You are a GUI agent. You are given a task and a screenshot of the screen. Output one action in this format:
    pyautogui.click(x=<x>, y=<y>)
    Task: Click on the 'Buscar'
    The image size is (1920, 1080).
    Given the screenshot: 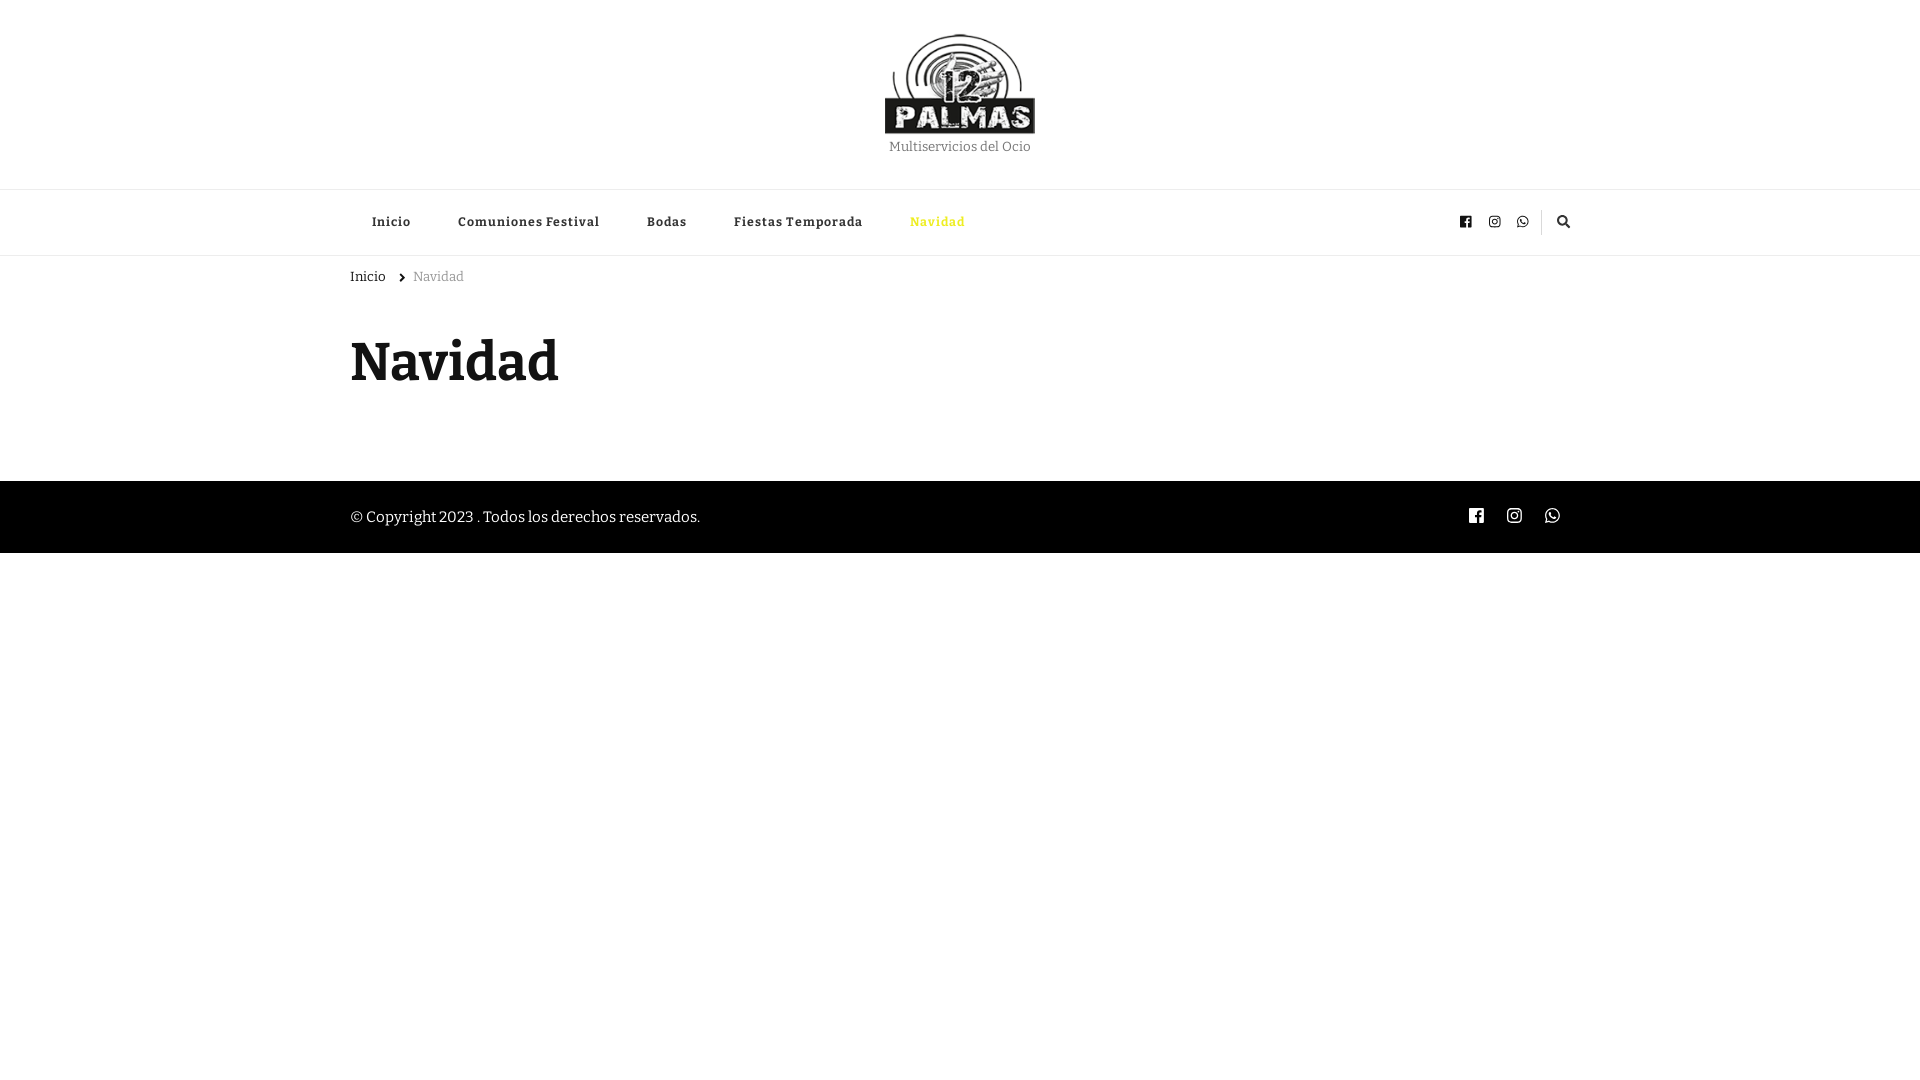 What is the action you would take?
    pyautogui.click(x=1512, y=222)
    